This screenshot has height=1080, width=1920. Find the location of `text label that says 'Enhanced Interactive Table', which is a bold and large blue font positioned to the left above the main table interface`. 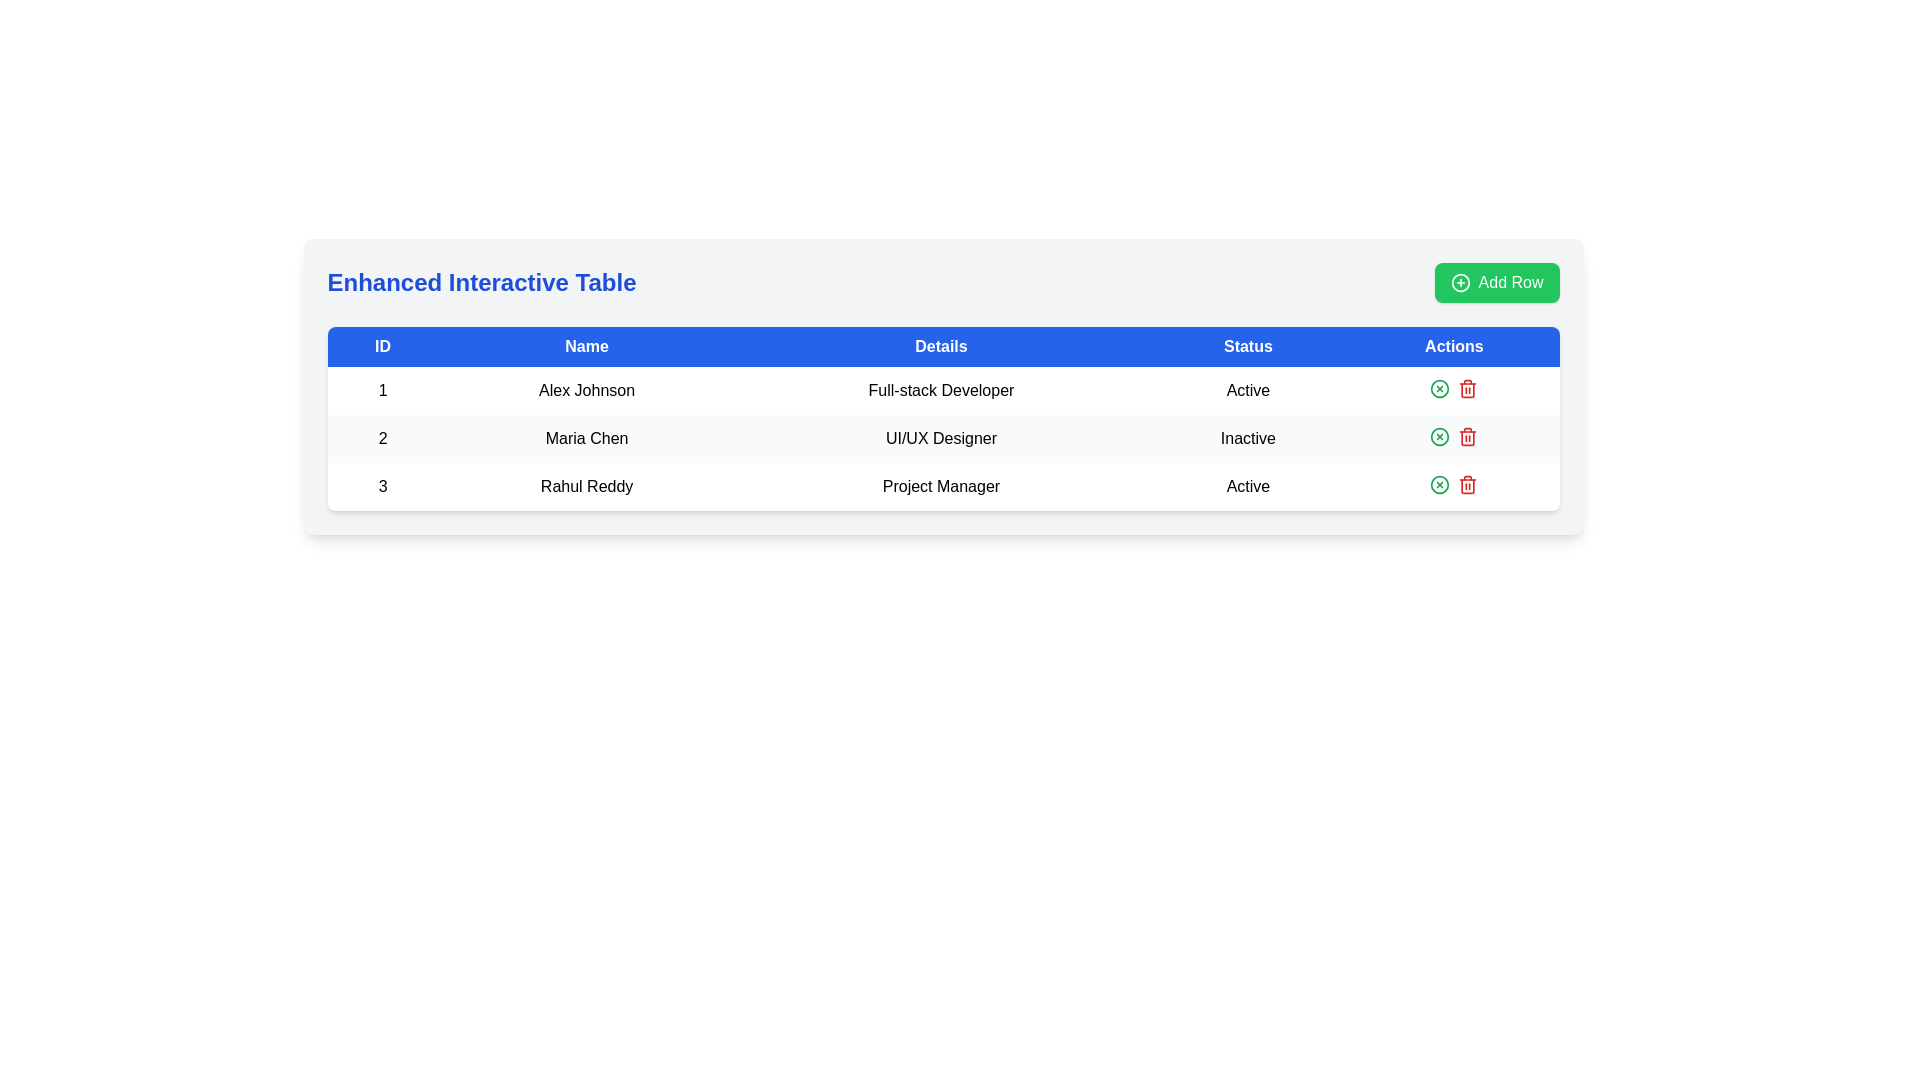

text label that says 'Enhanced Interactive Table', which is a bold and large blue font positioned to the left above the main table interface is located at coordinates (481, 282).